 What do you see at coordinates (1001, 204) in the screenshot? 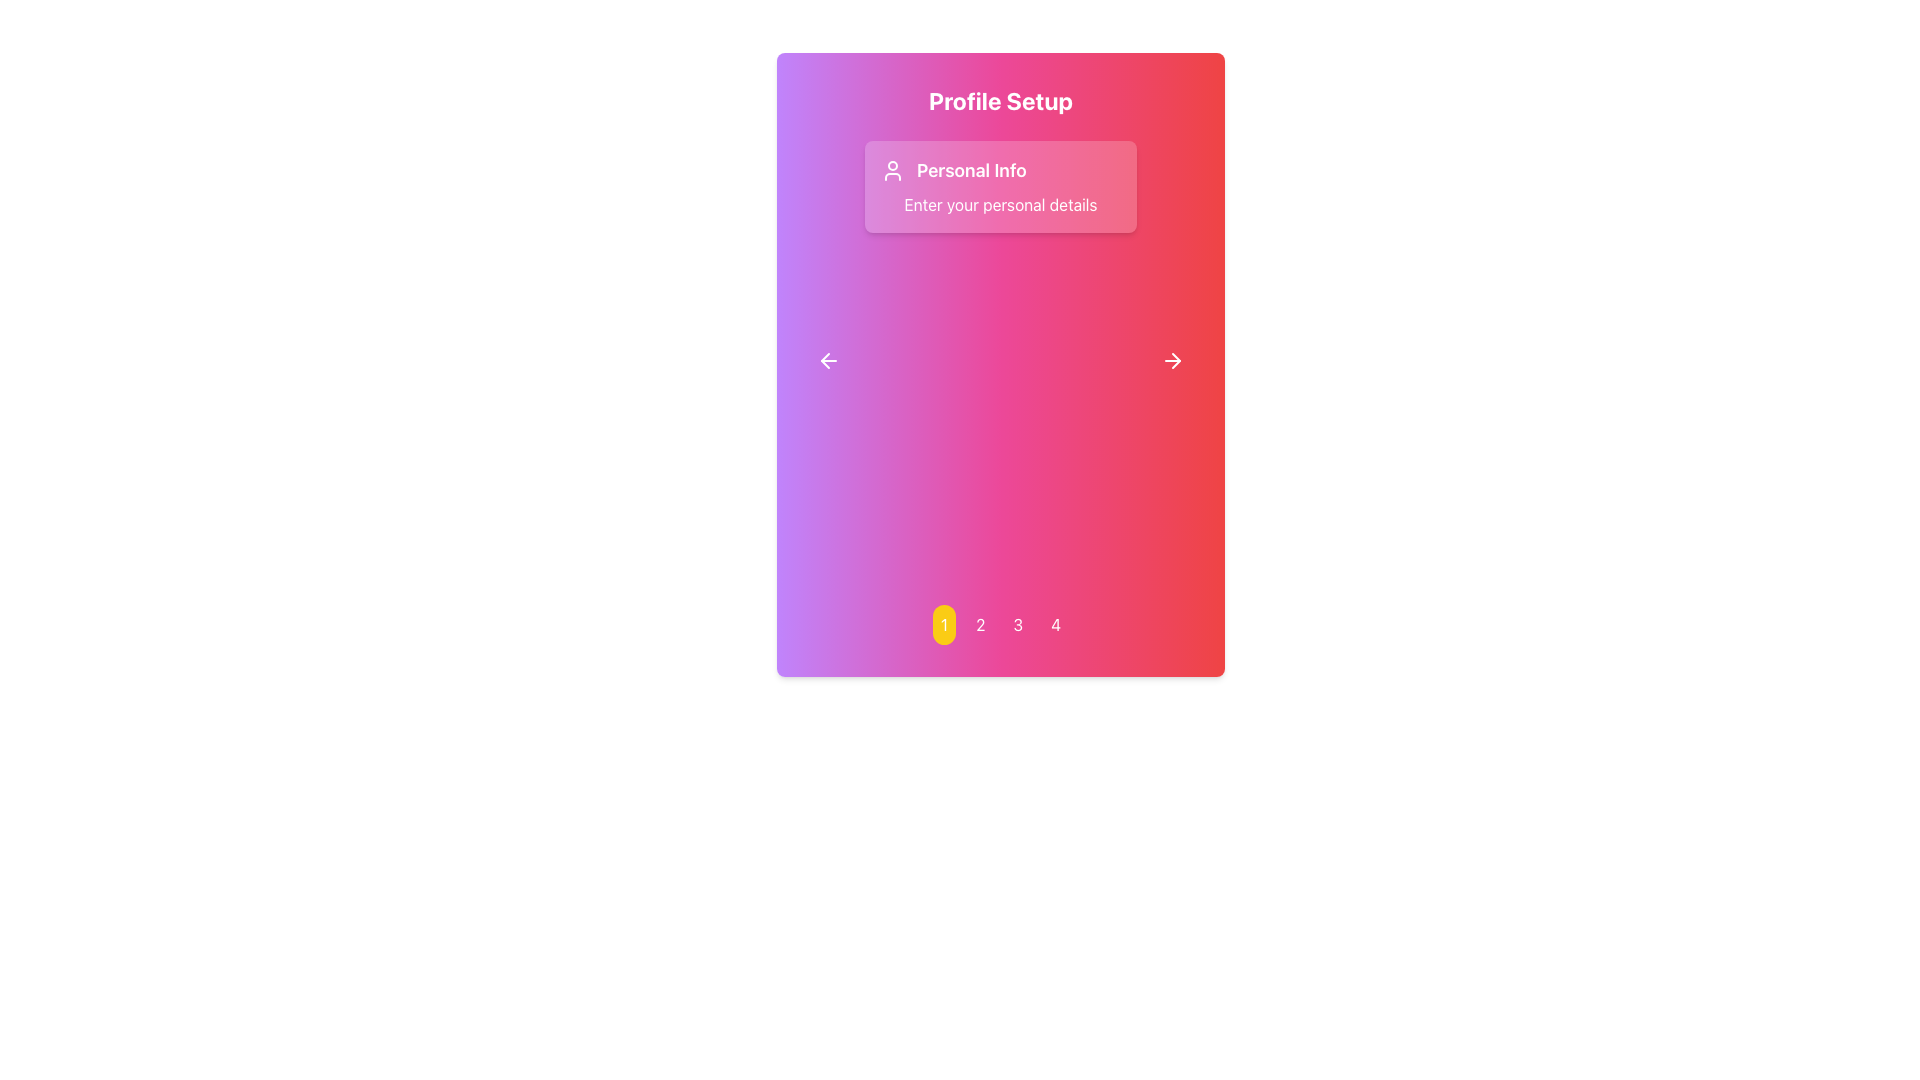
I see `the text label displaying 'Enter your personal details' within the card-like UI component` at bounding box center [1001, 204].